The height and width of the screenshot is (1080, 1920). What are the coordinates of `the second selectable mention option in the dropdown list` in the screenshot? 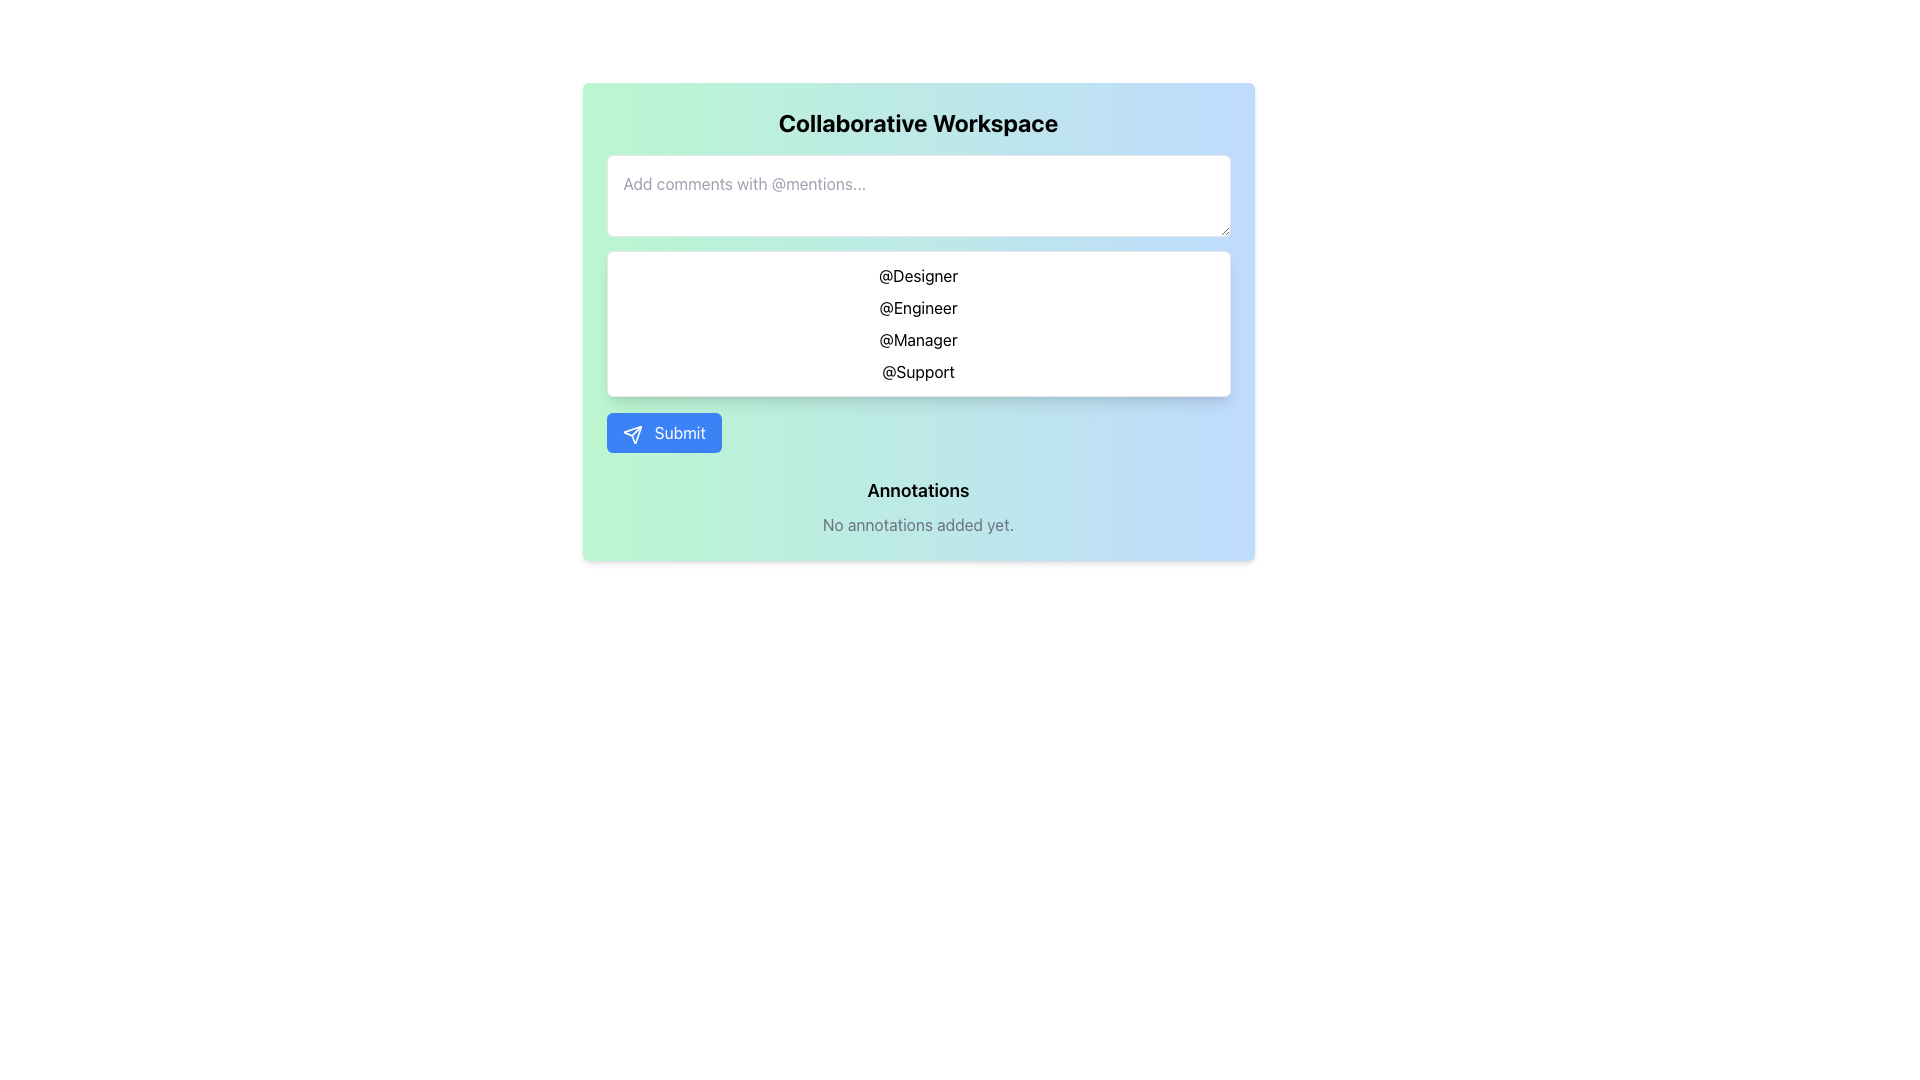 It's located at (917, 308).